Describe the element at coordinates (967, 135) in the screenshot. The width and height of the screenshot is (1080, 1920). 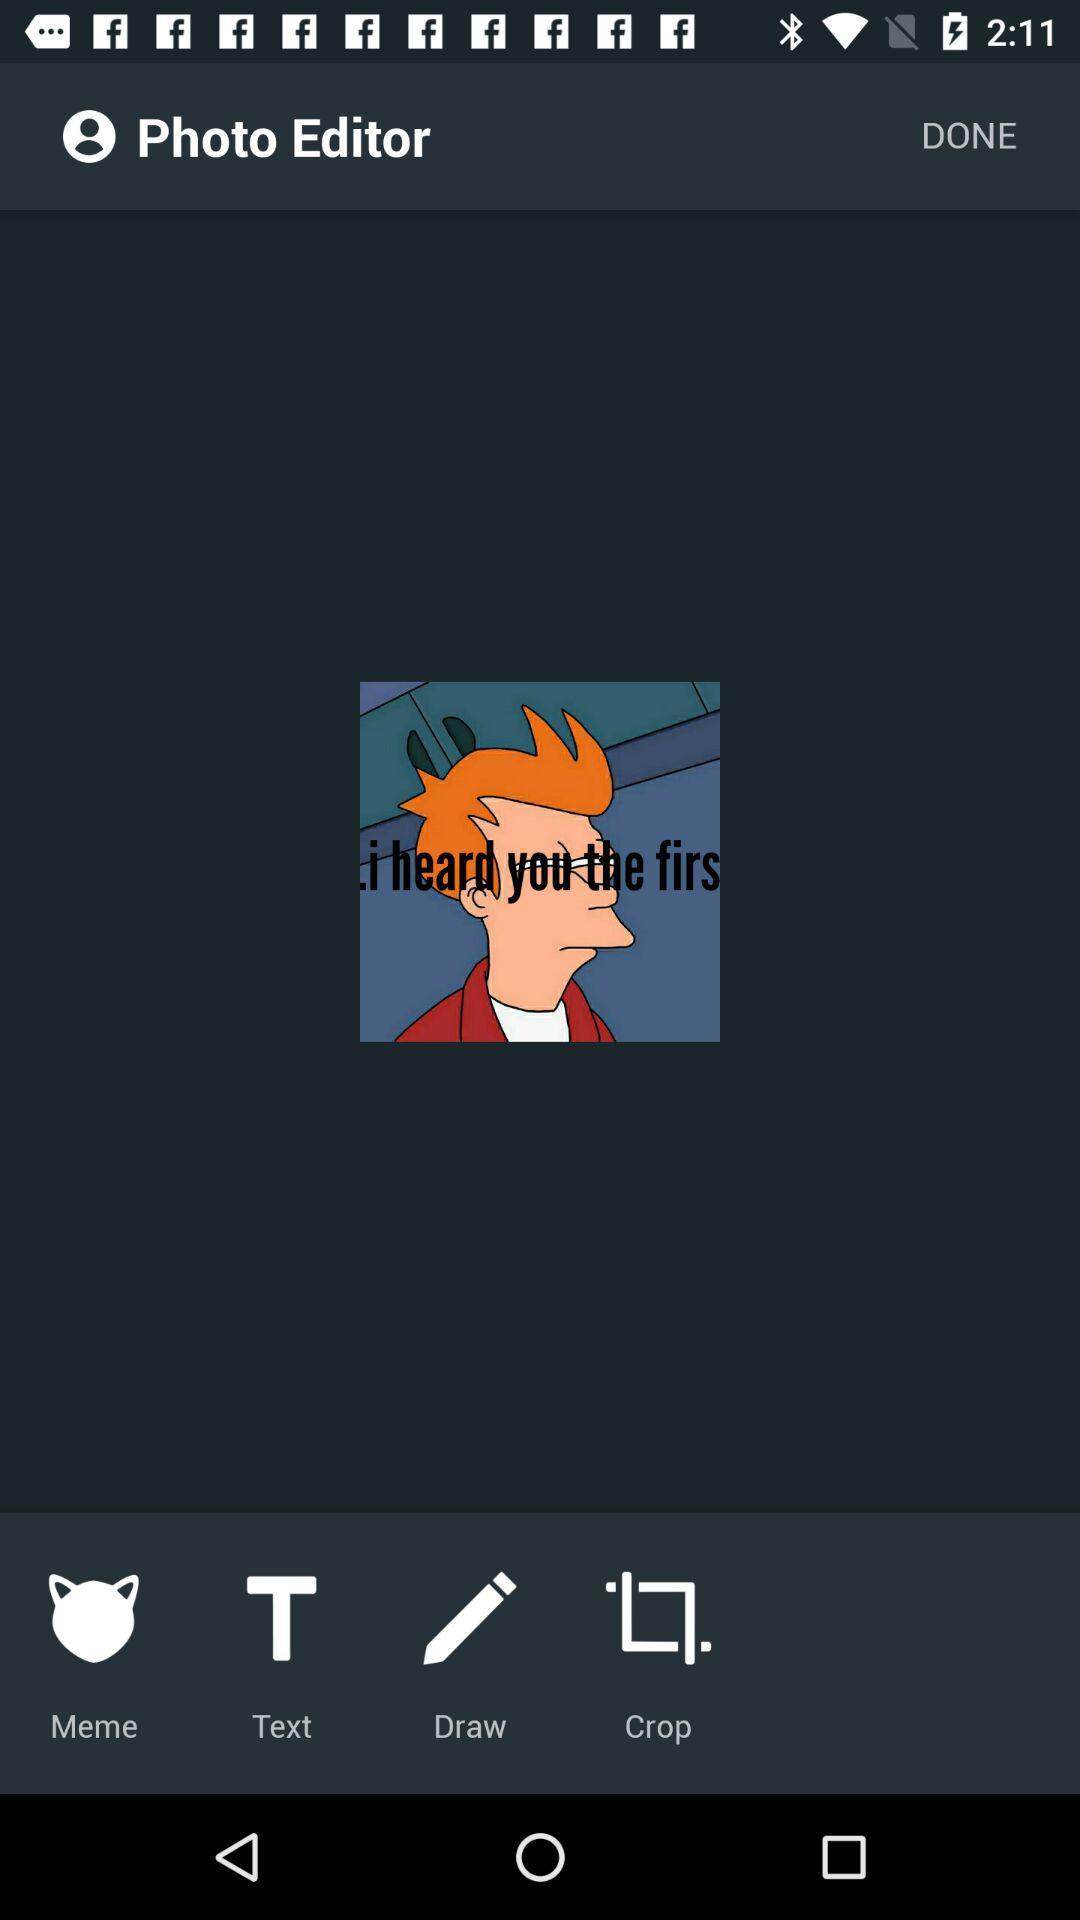
I see `done` at that location.